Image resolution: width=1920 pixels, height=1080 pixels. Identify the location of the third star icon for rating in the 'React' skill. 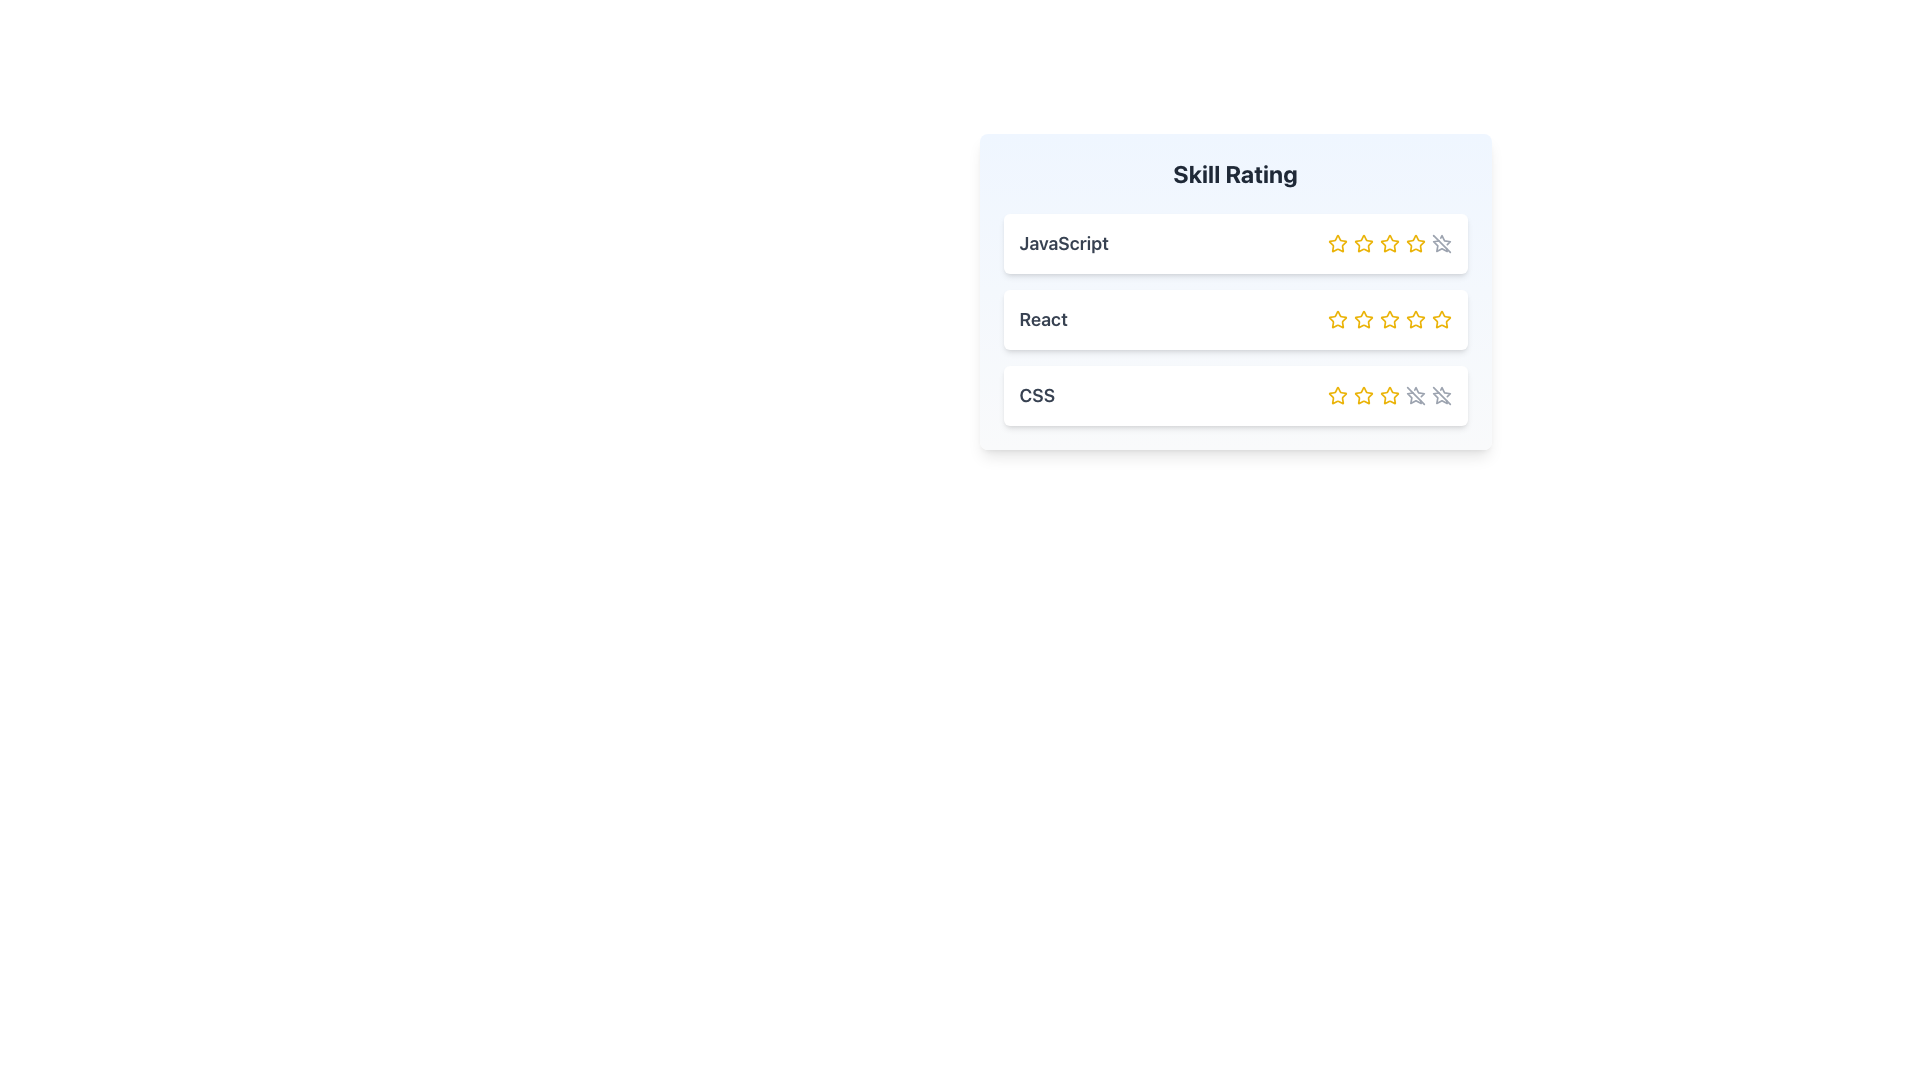
(1388, 318).